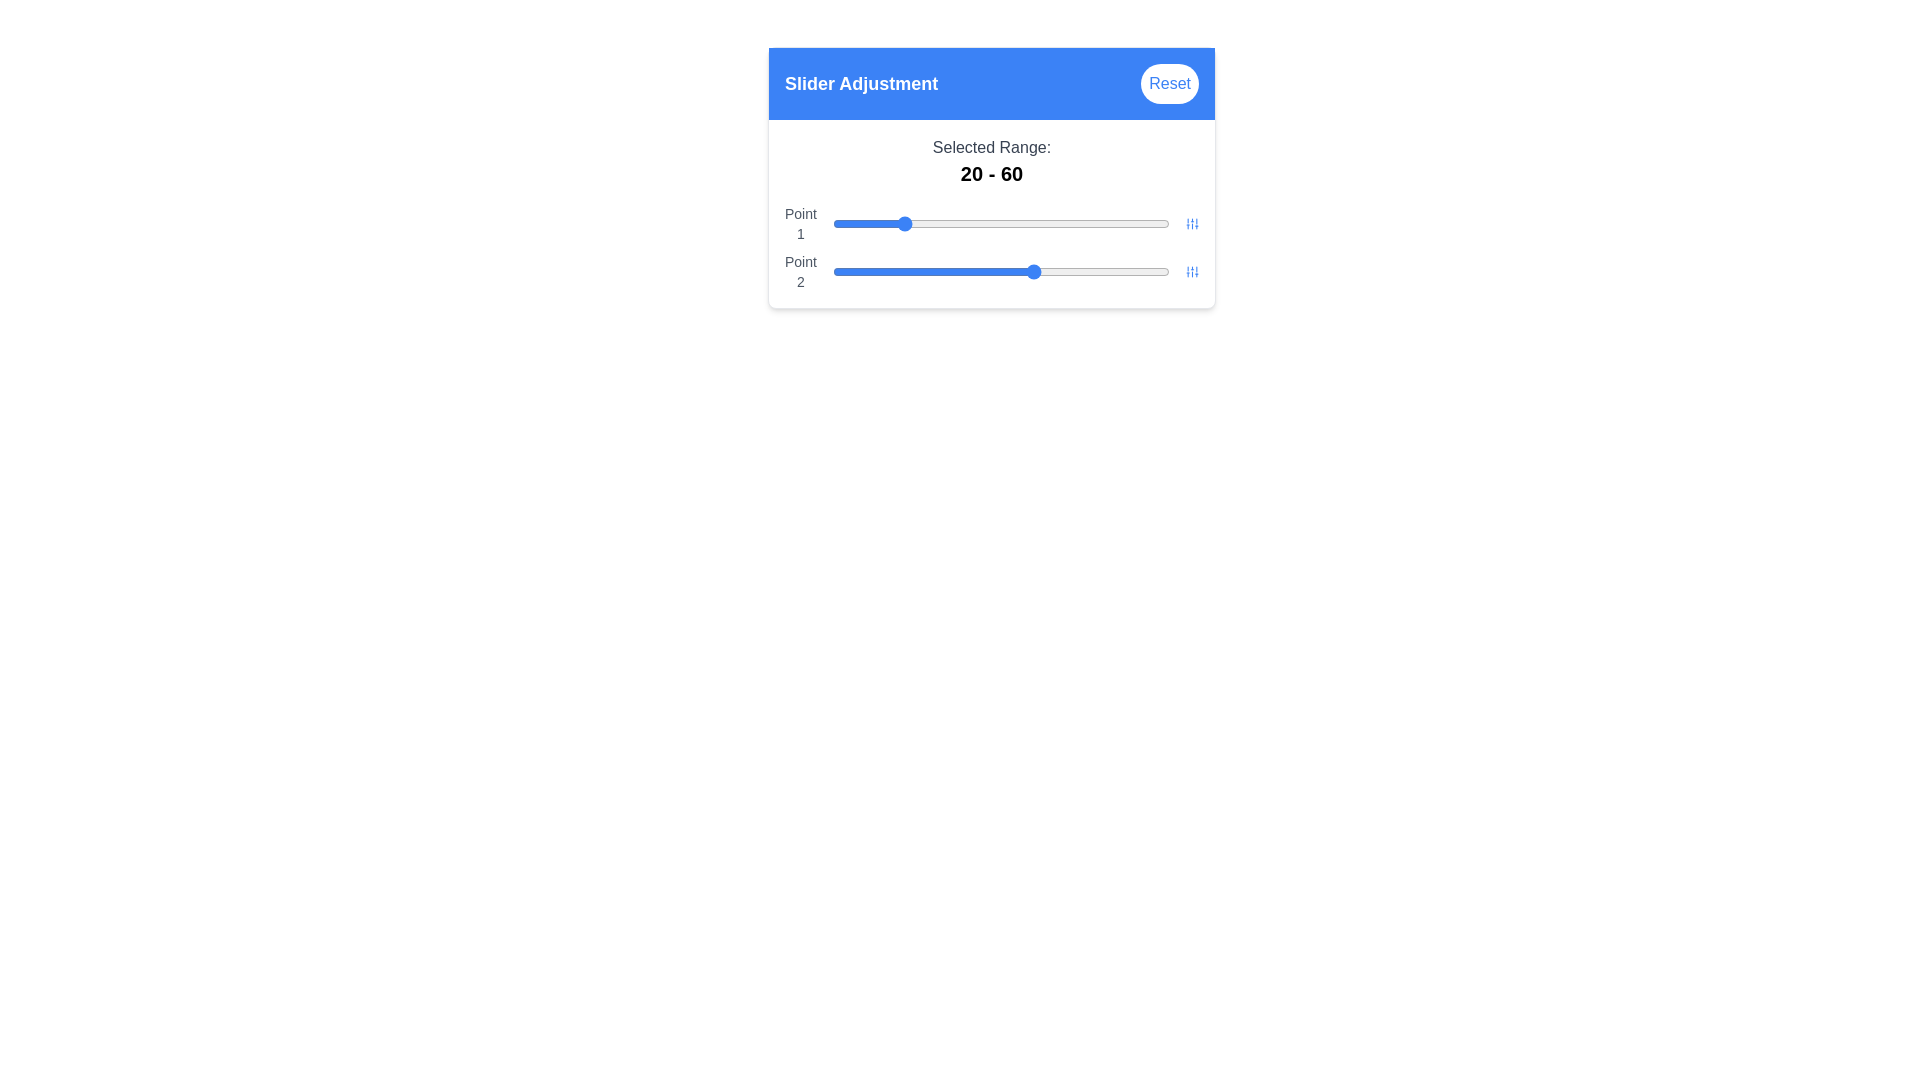 The height and width of the screenshot is (1080, 1920). Describe the element at coordinates (1001, 272) in the screenshot. I see `the horizontal range slider located under the label 'Point 2'` at that location.